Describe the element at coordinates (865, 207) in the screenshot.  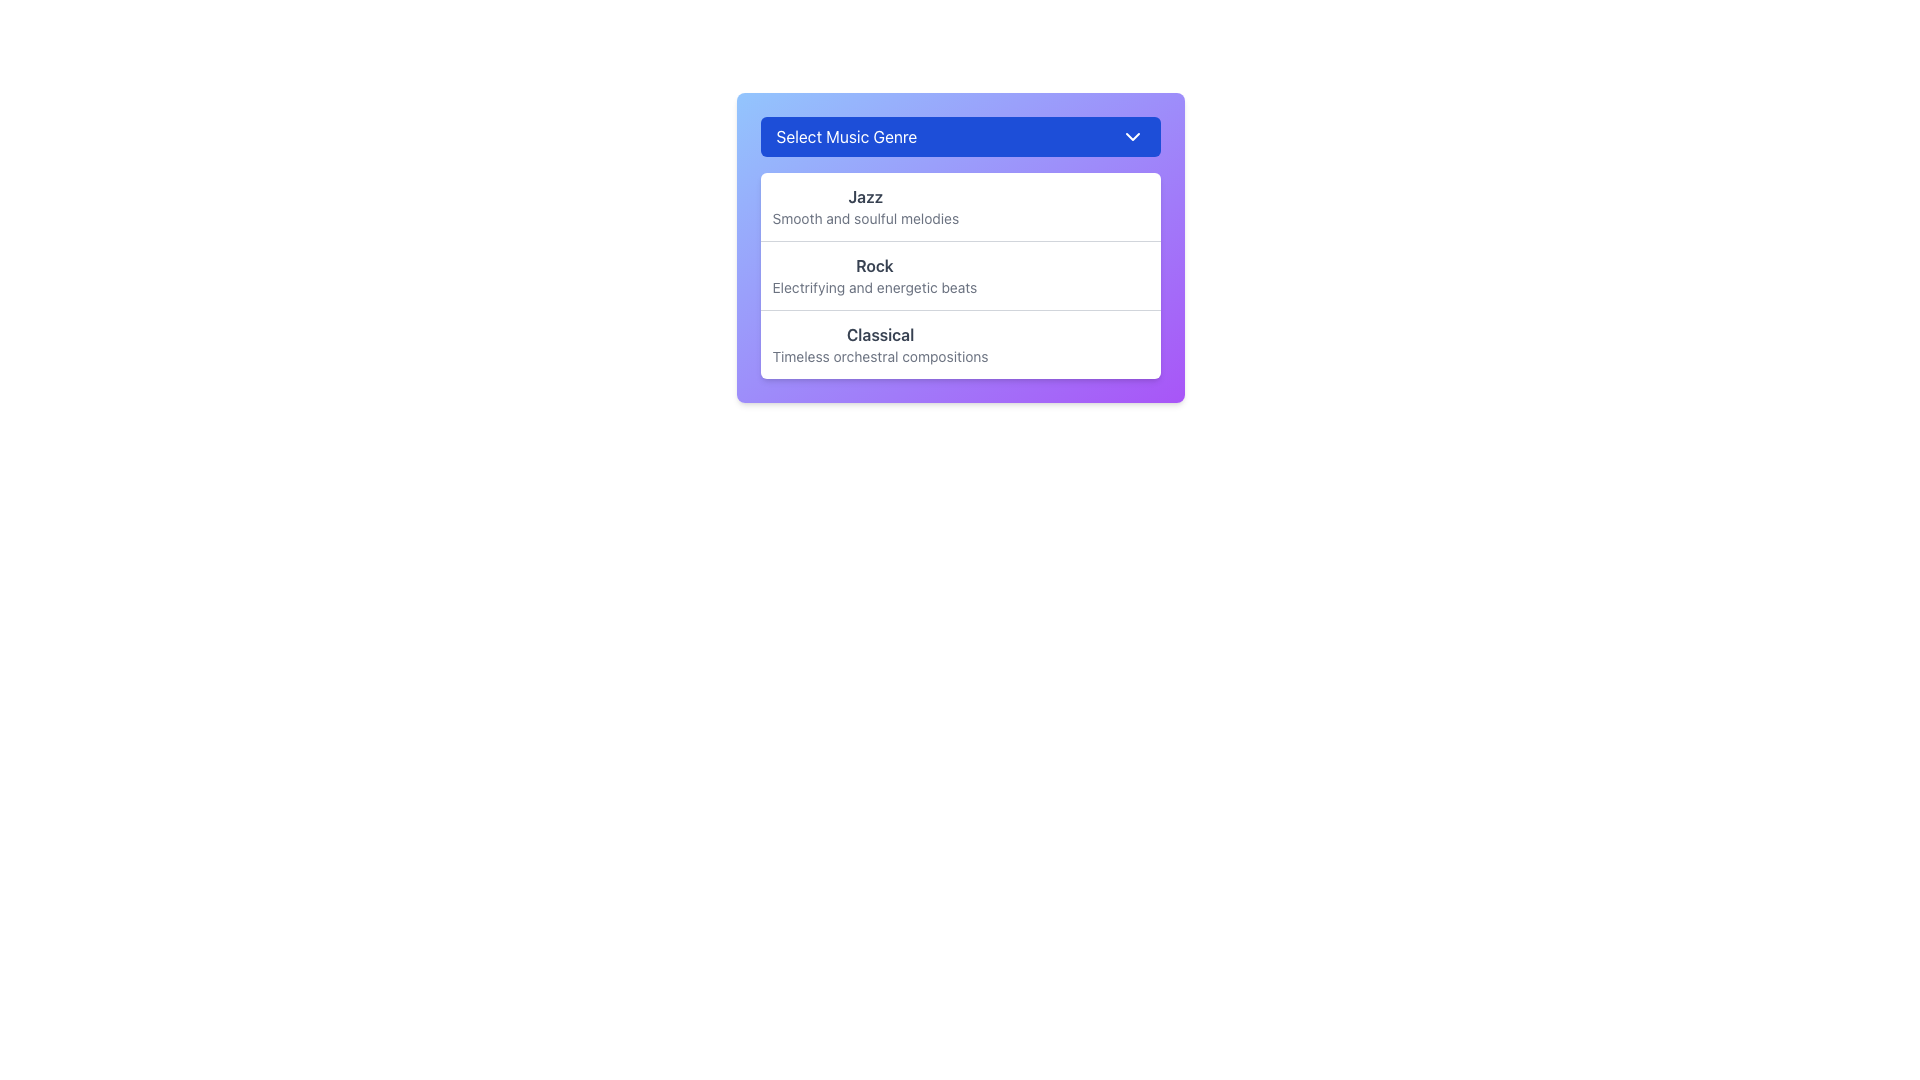
I see `the first item in the dropdown list labeled 'Jazz'` at that location.